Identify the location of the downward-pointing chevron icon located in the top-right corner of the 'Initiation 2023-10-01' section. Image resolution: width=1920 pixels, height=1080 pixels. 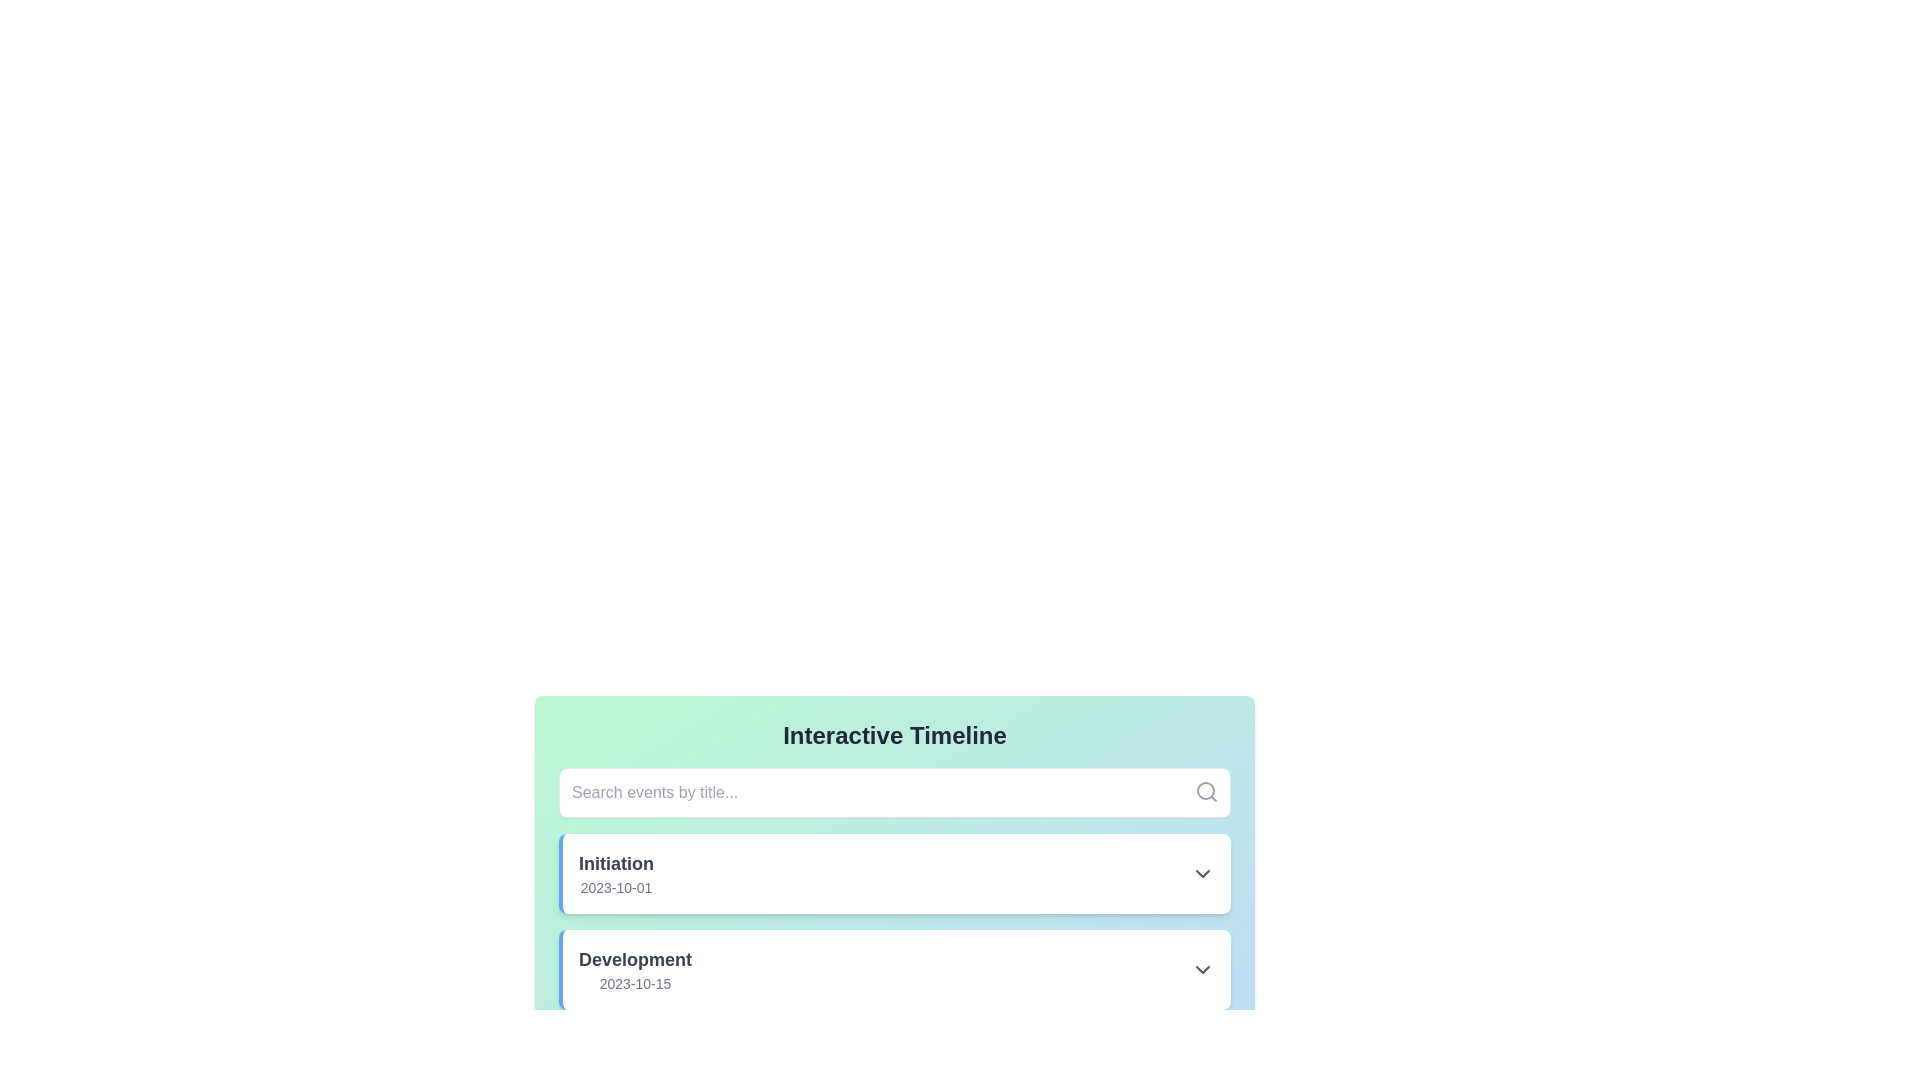
(1202, 873).